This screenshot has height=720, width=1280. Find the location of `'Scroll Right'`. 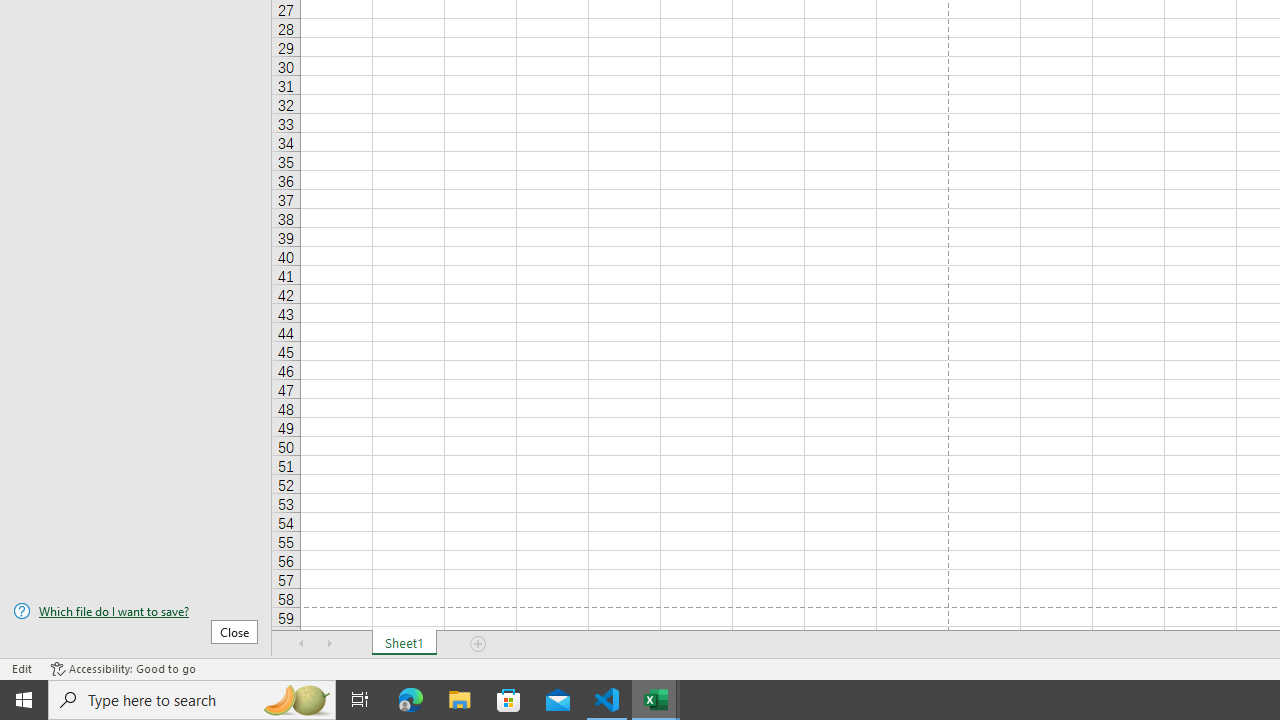

'Scroll Right' is located at coordinates (330, 644).